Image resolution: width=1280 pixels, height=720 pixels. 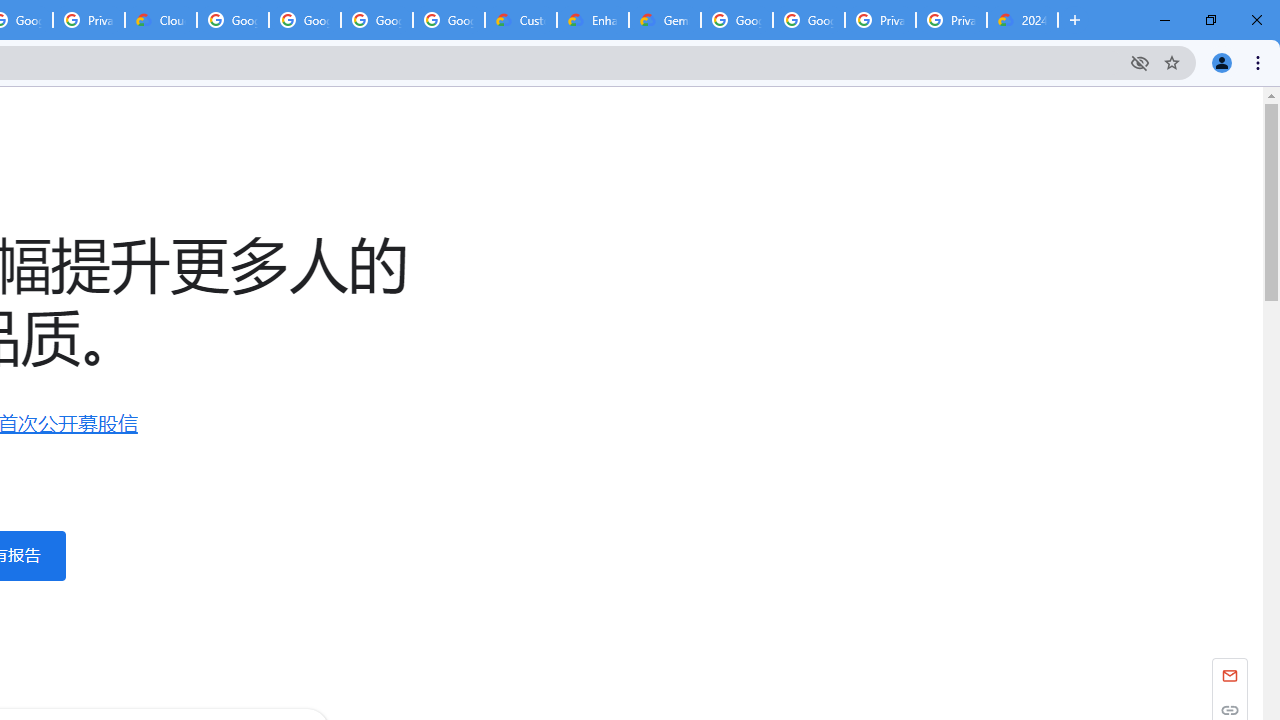 What do you see at coordinates (808, 20) in the screenshot?
I see `'Google Cloud Platform'` at bounding box center [808, 20].